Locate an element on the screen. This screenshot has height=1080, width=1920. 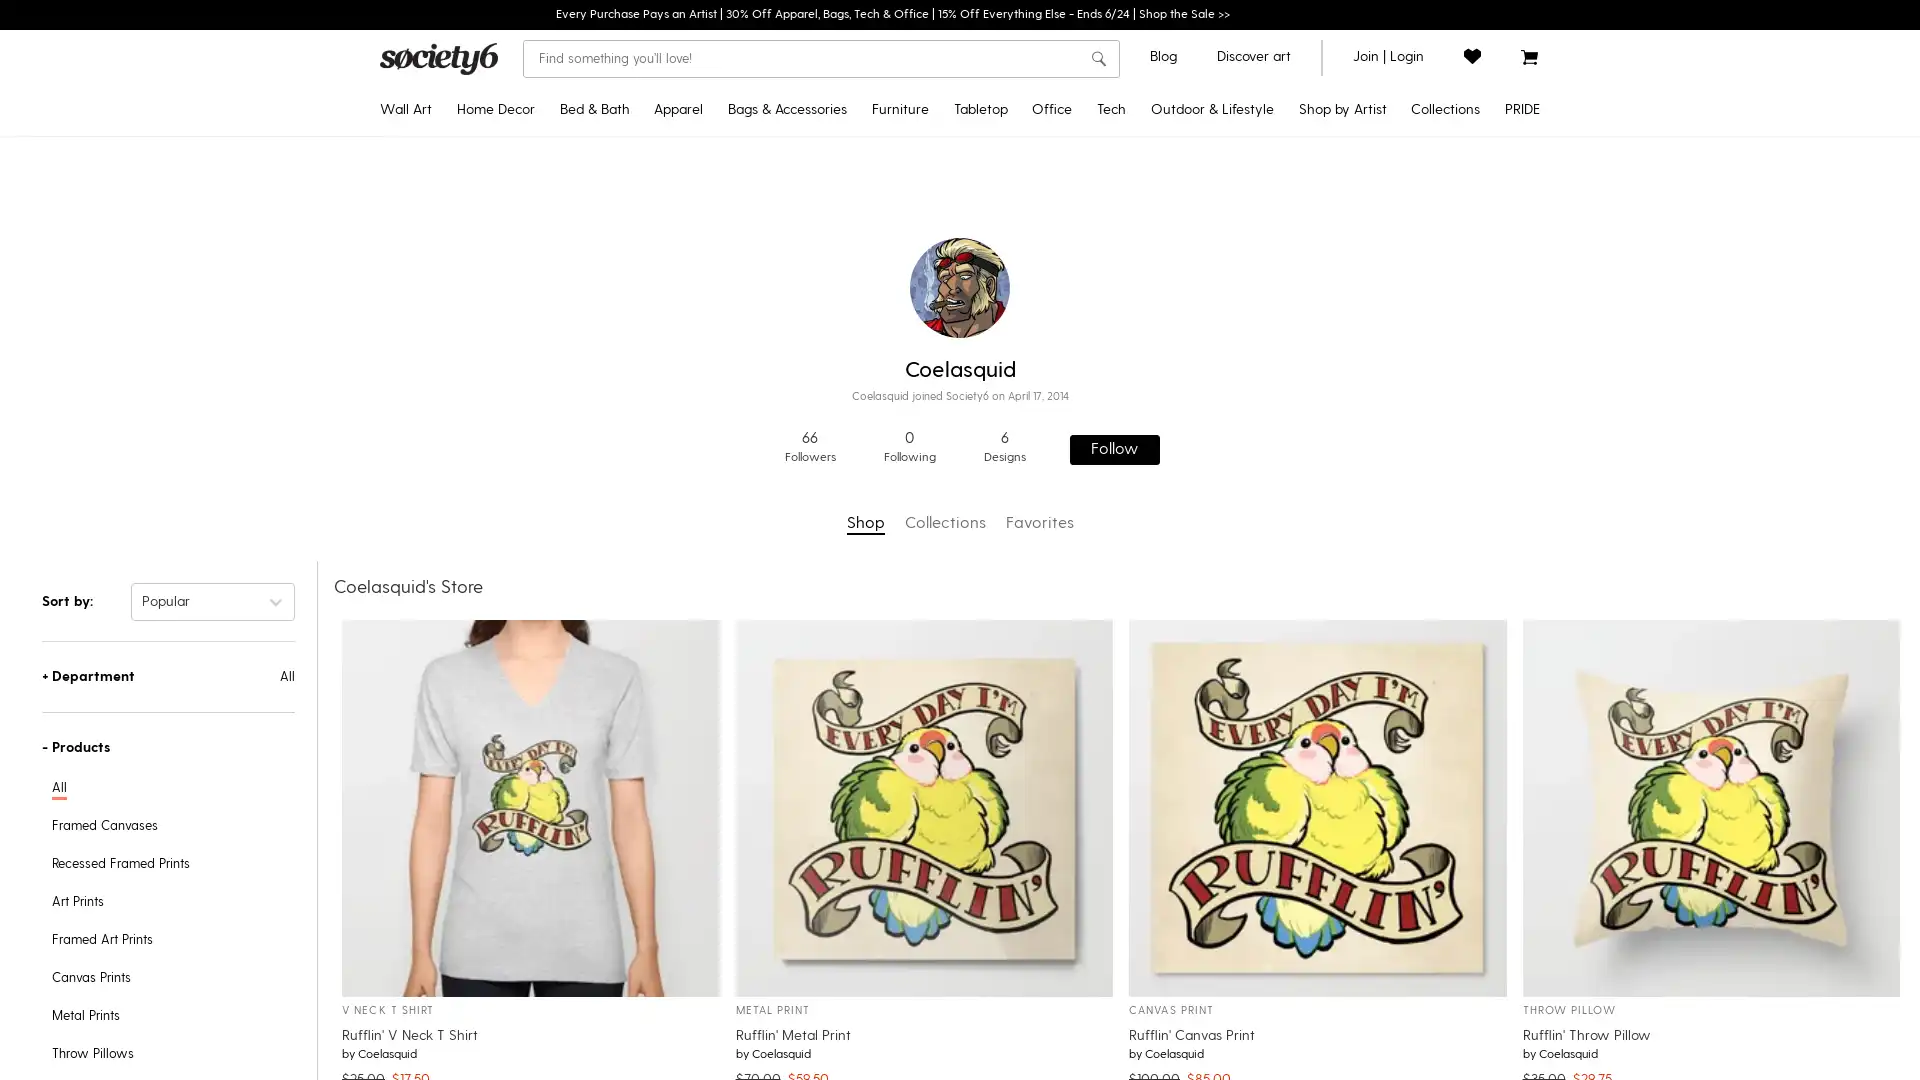
Pillow Shams is located at coordinates (637, 224).